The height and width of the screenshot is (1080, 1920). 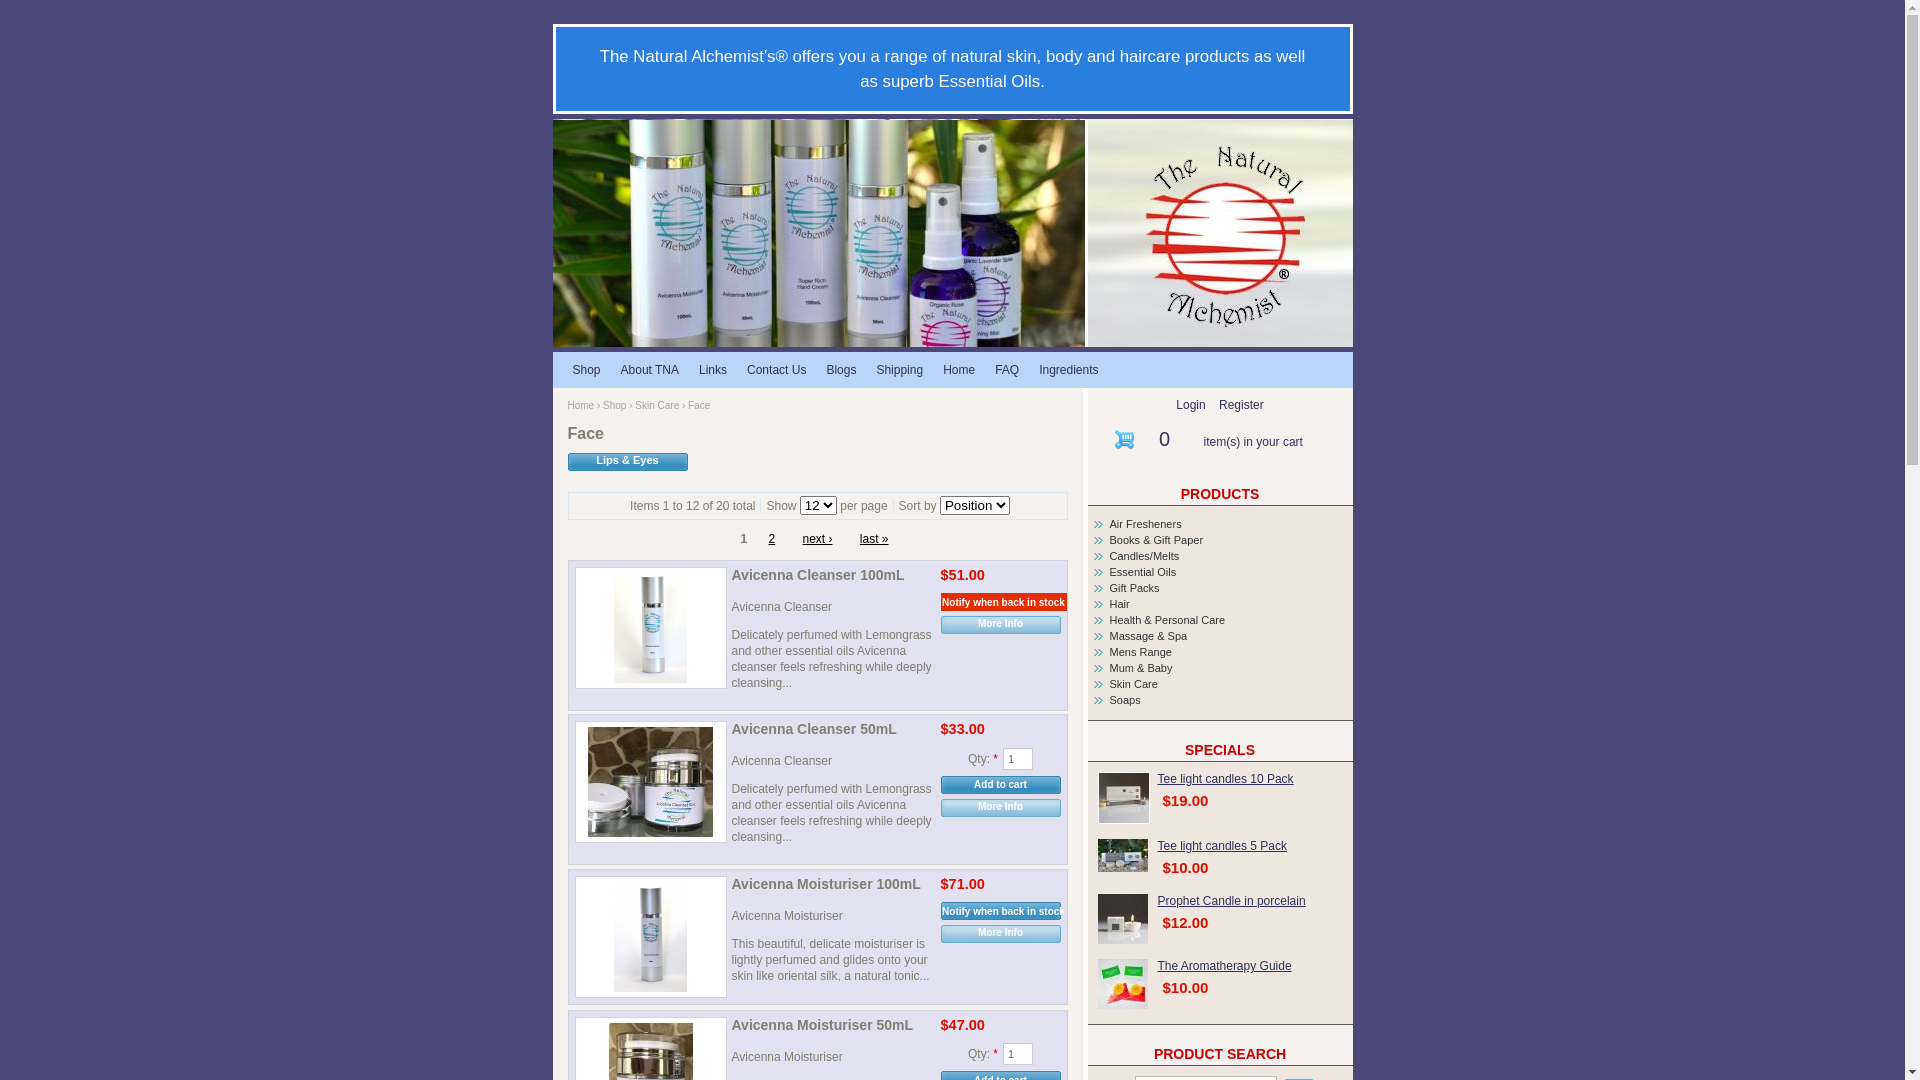 I want to click on 'Tee light candles 5 Pack', so click(x=1123, y=855).